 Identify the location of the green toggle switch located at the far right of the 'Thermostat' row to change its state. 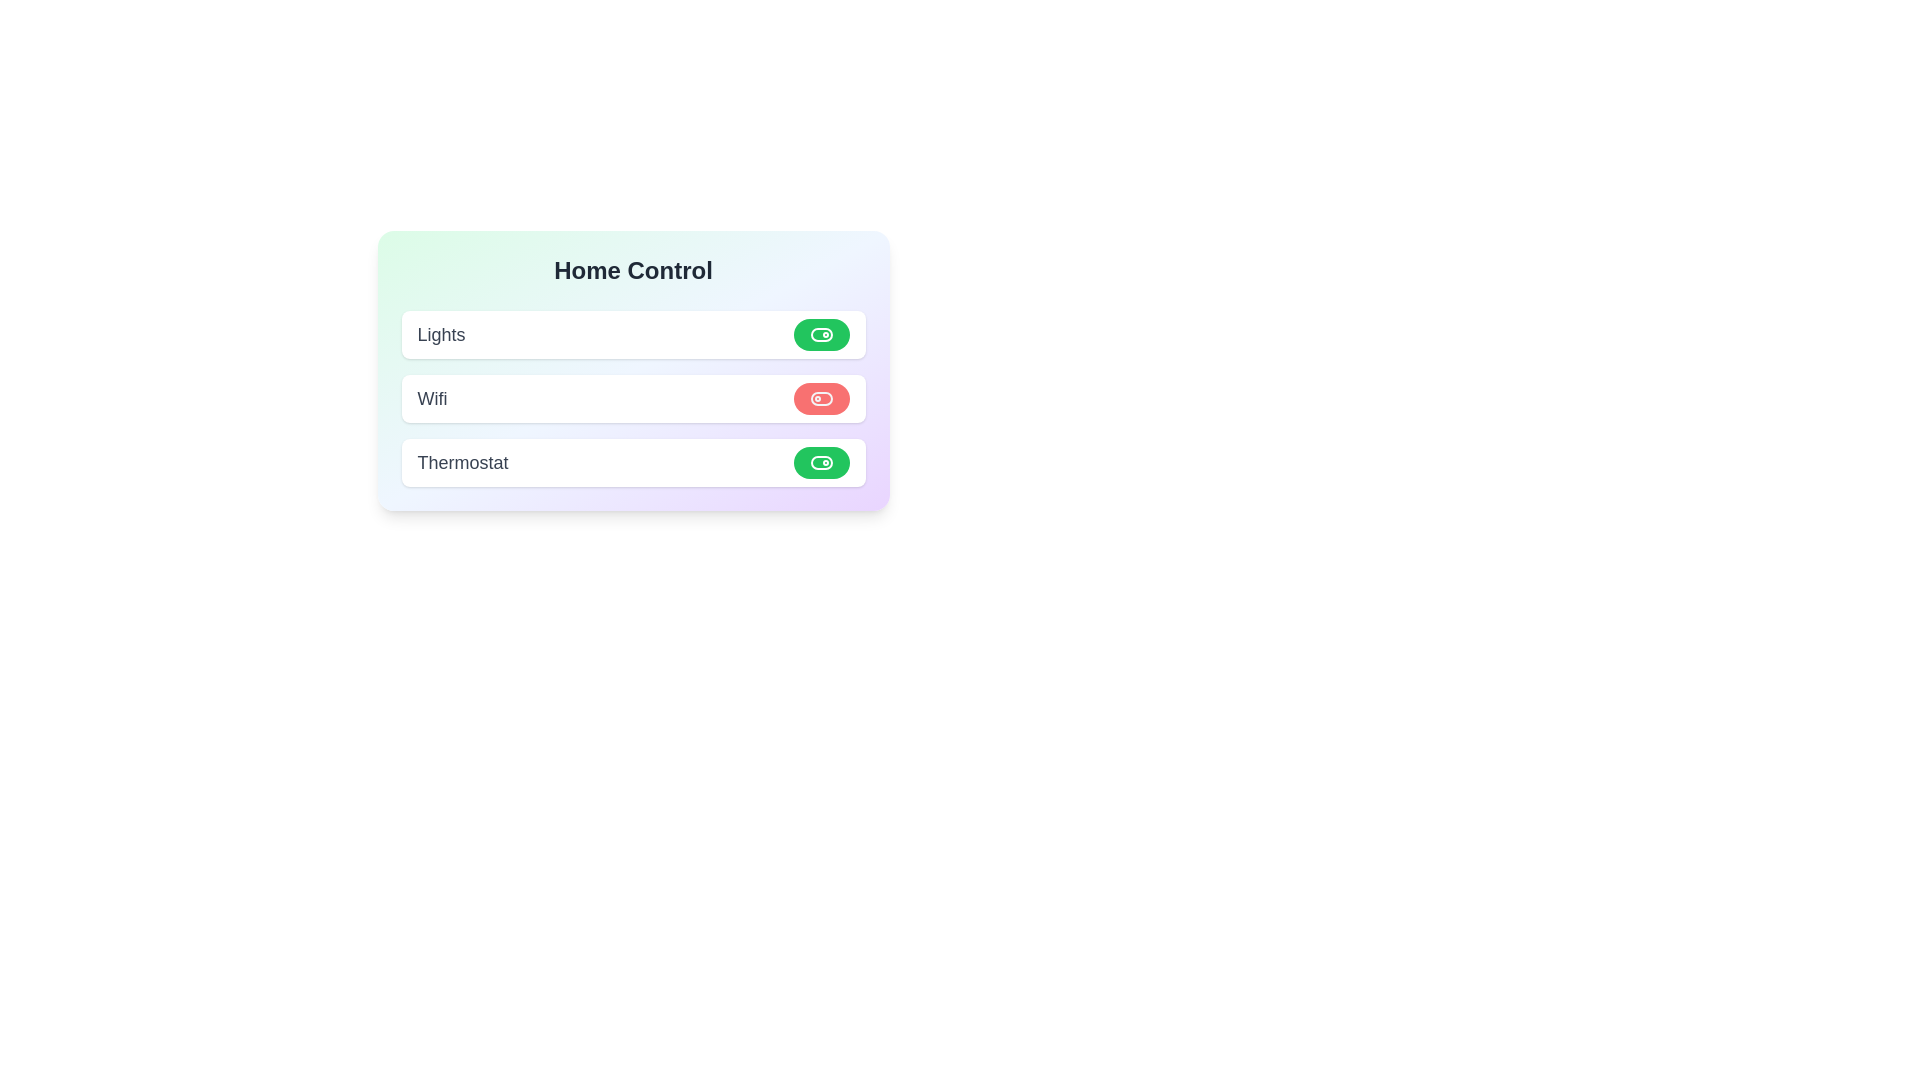
(821, 462).